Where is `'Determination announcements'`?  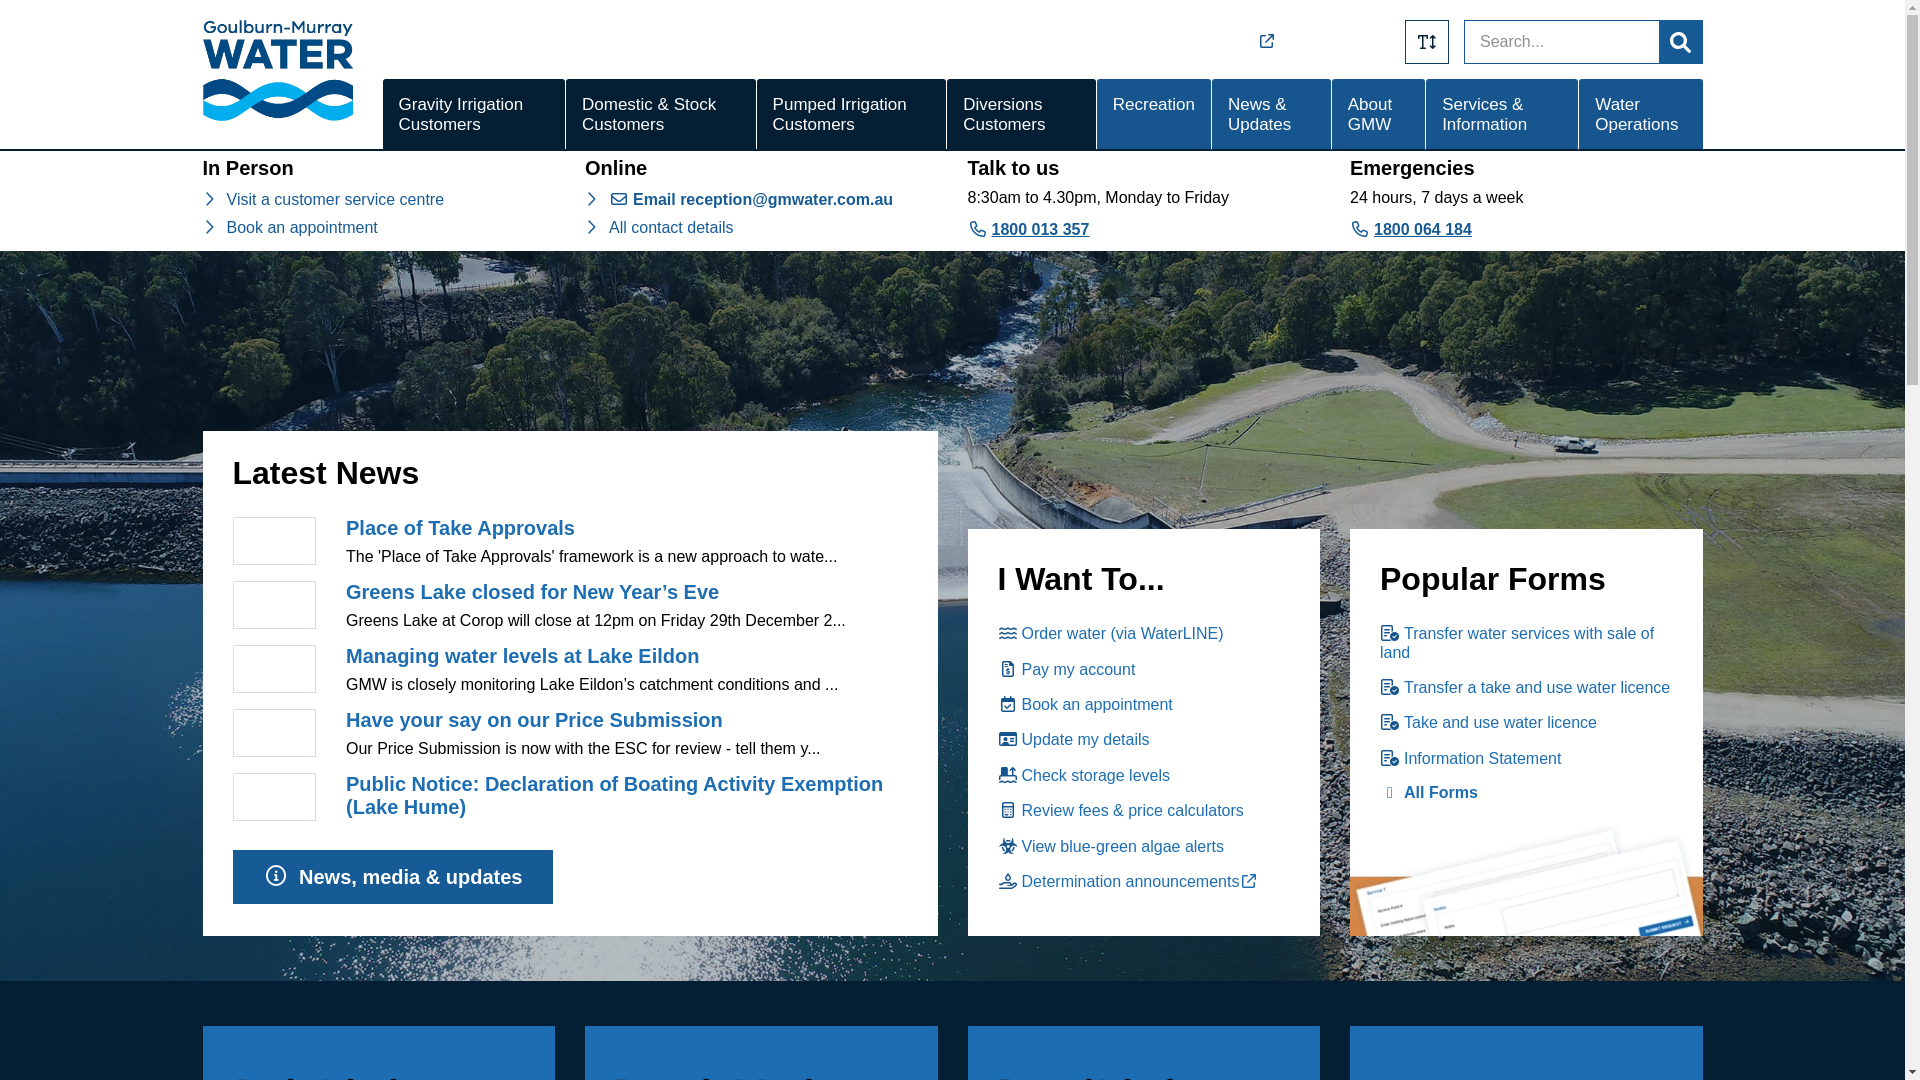
'Determination announcements' is located at coordinates (1131, 880).